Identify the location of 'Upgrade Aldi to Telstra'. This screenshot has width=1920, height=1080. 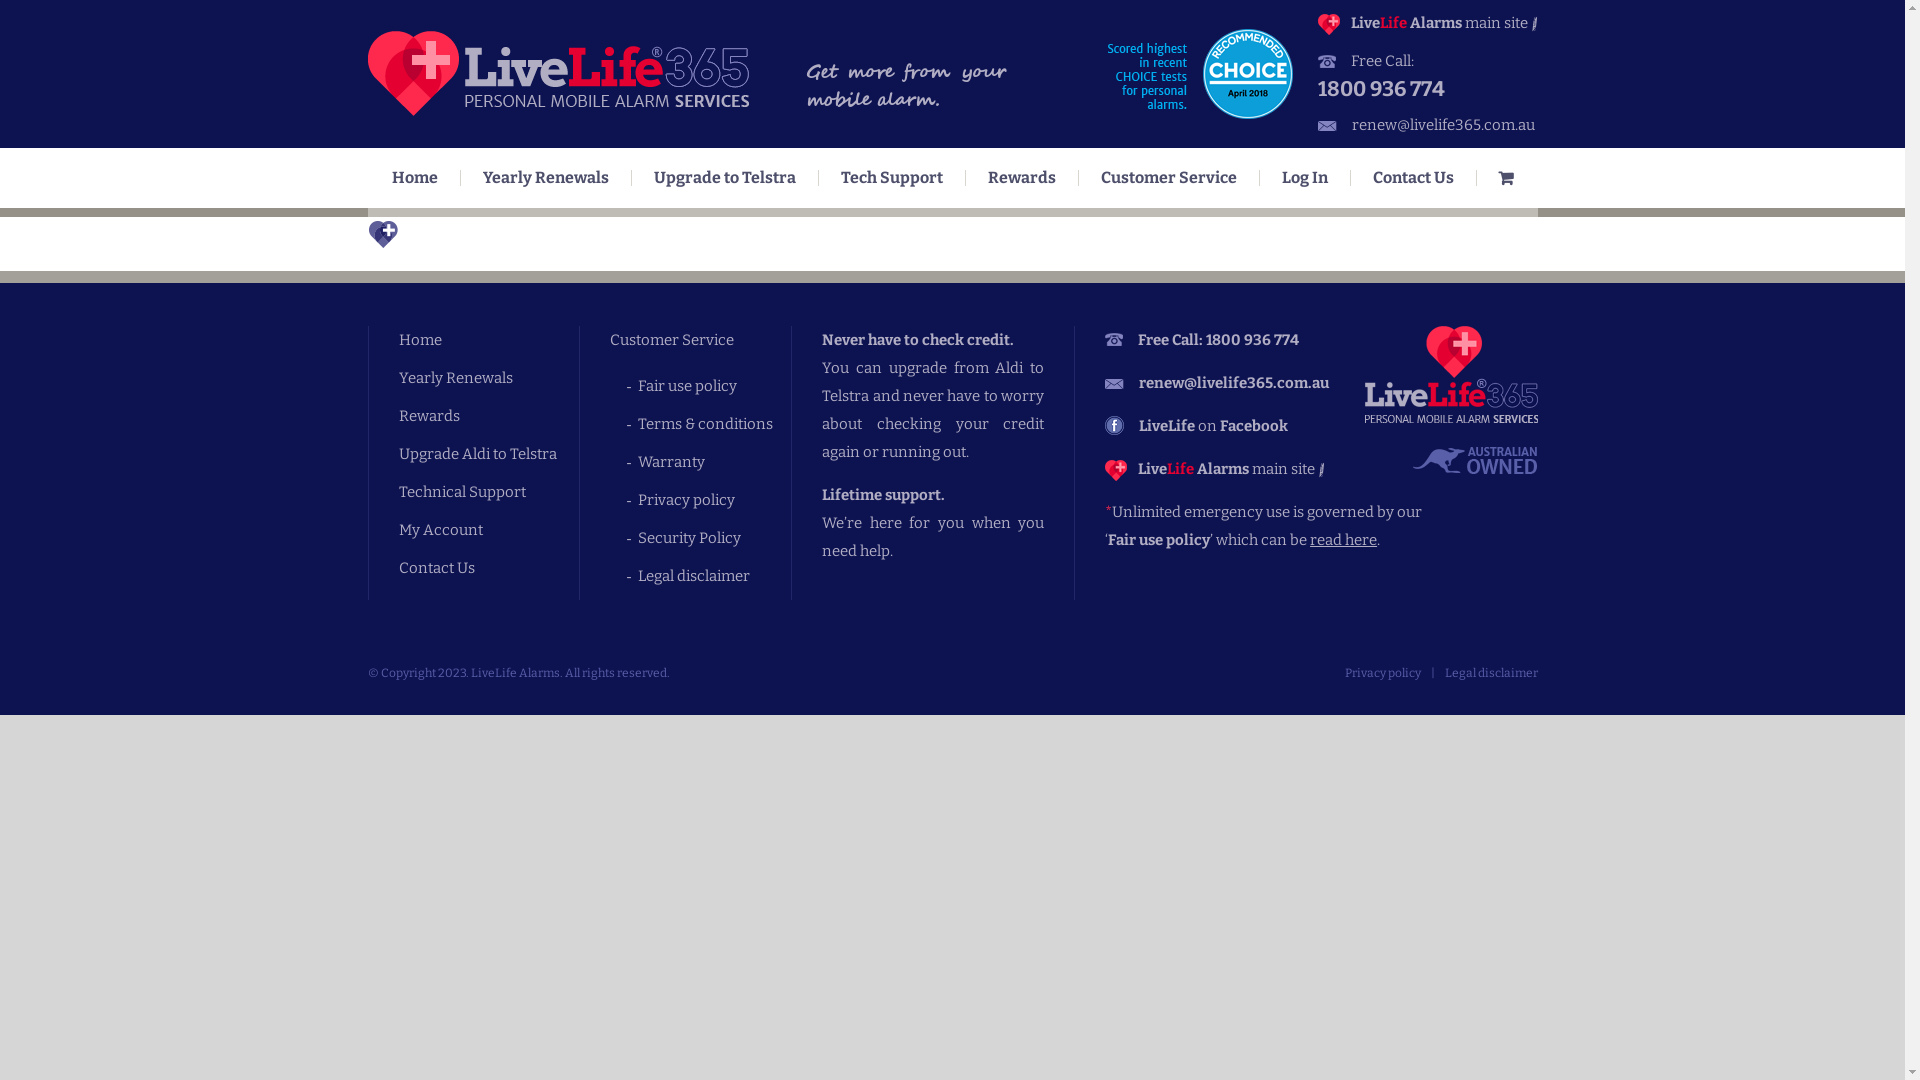
(488, 454).